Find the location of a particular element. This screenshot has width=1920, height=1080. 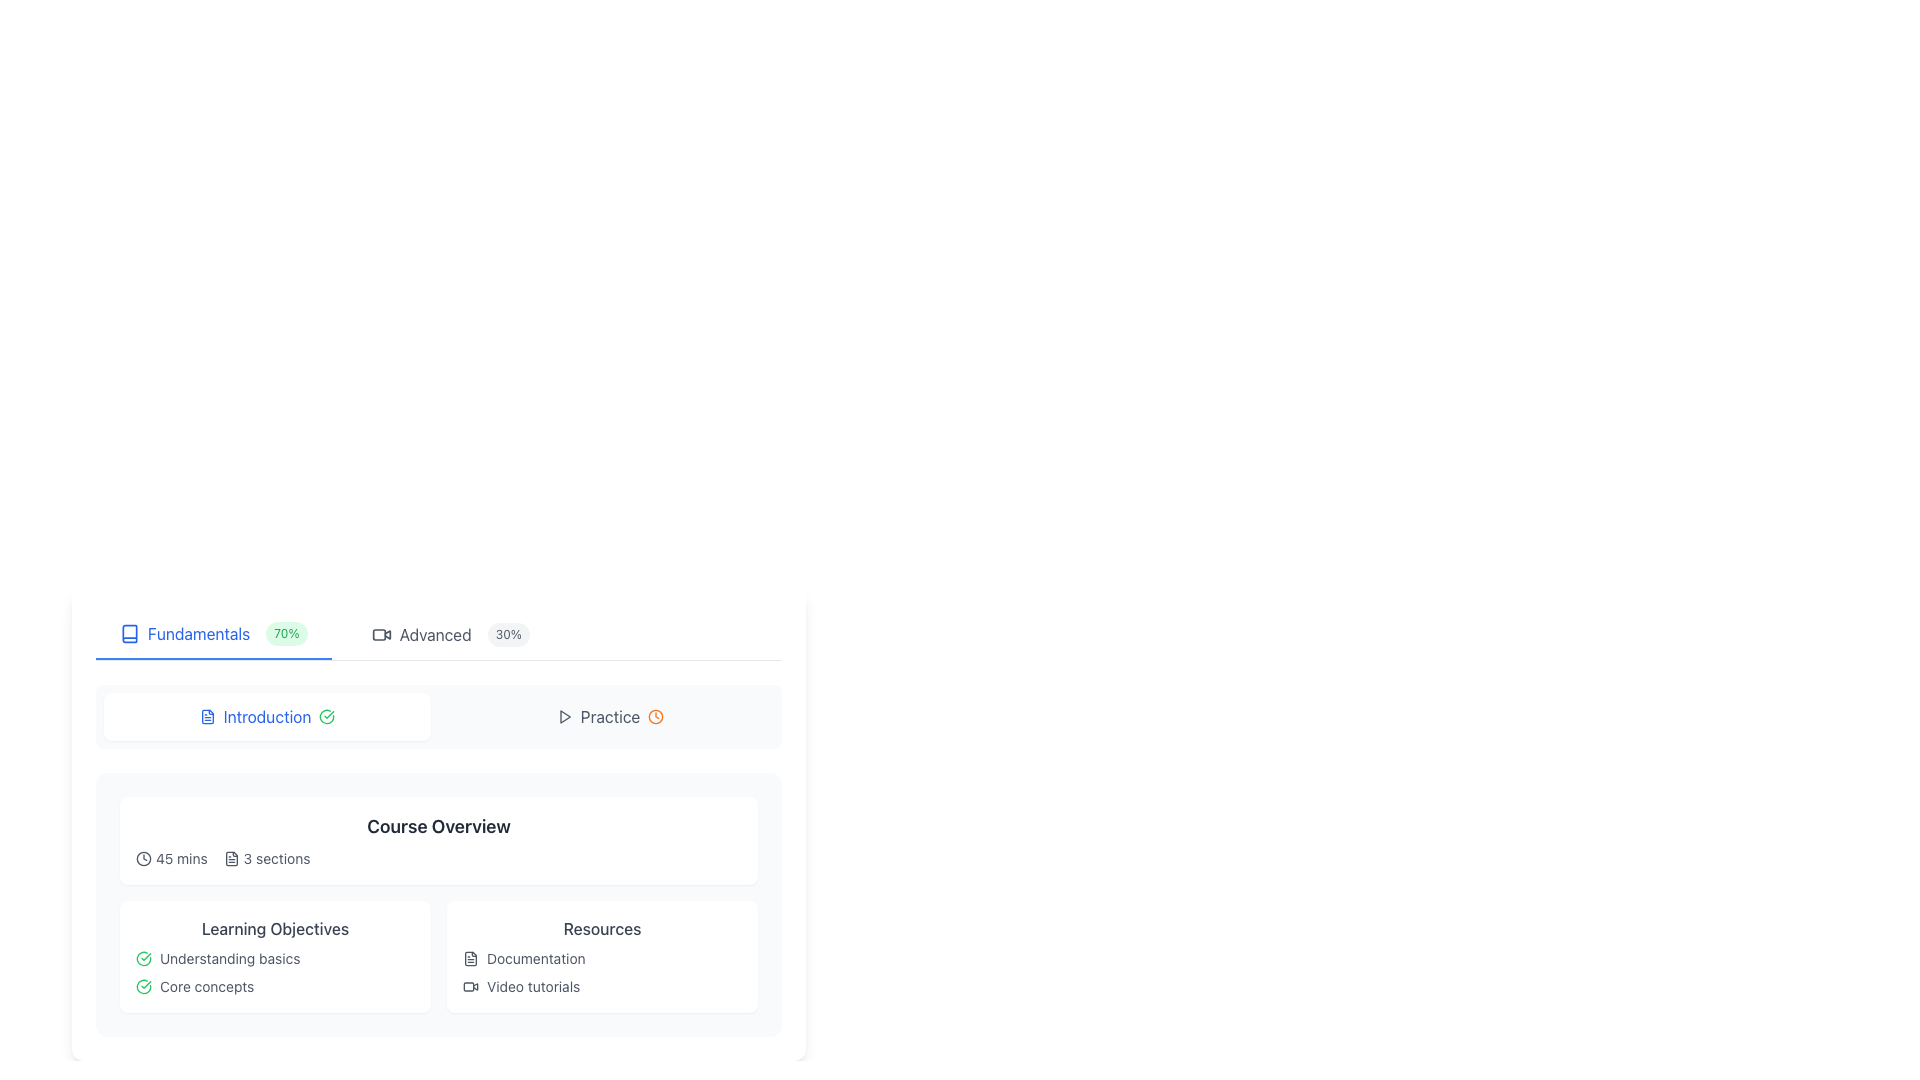

the 'Advanced' button, which is part of a horizontal tab structure is located at coordinates (449, 635).